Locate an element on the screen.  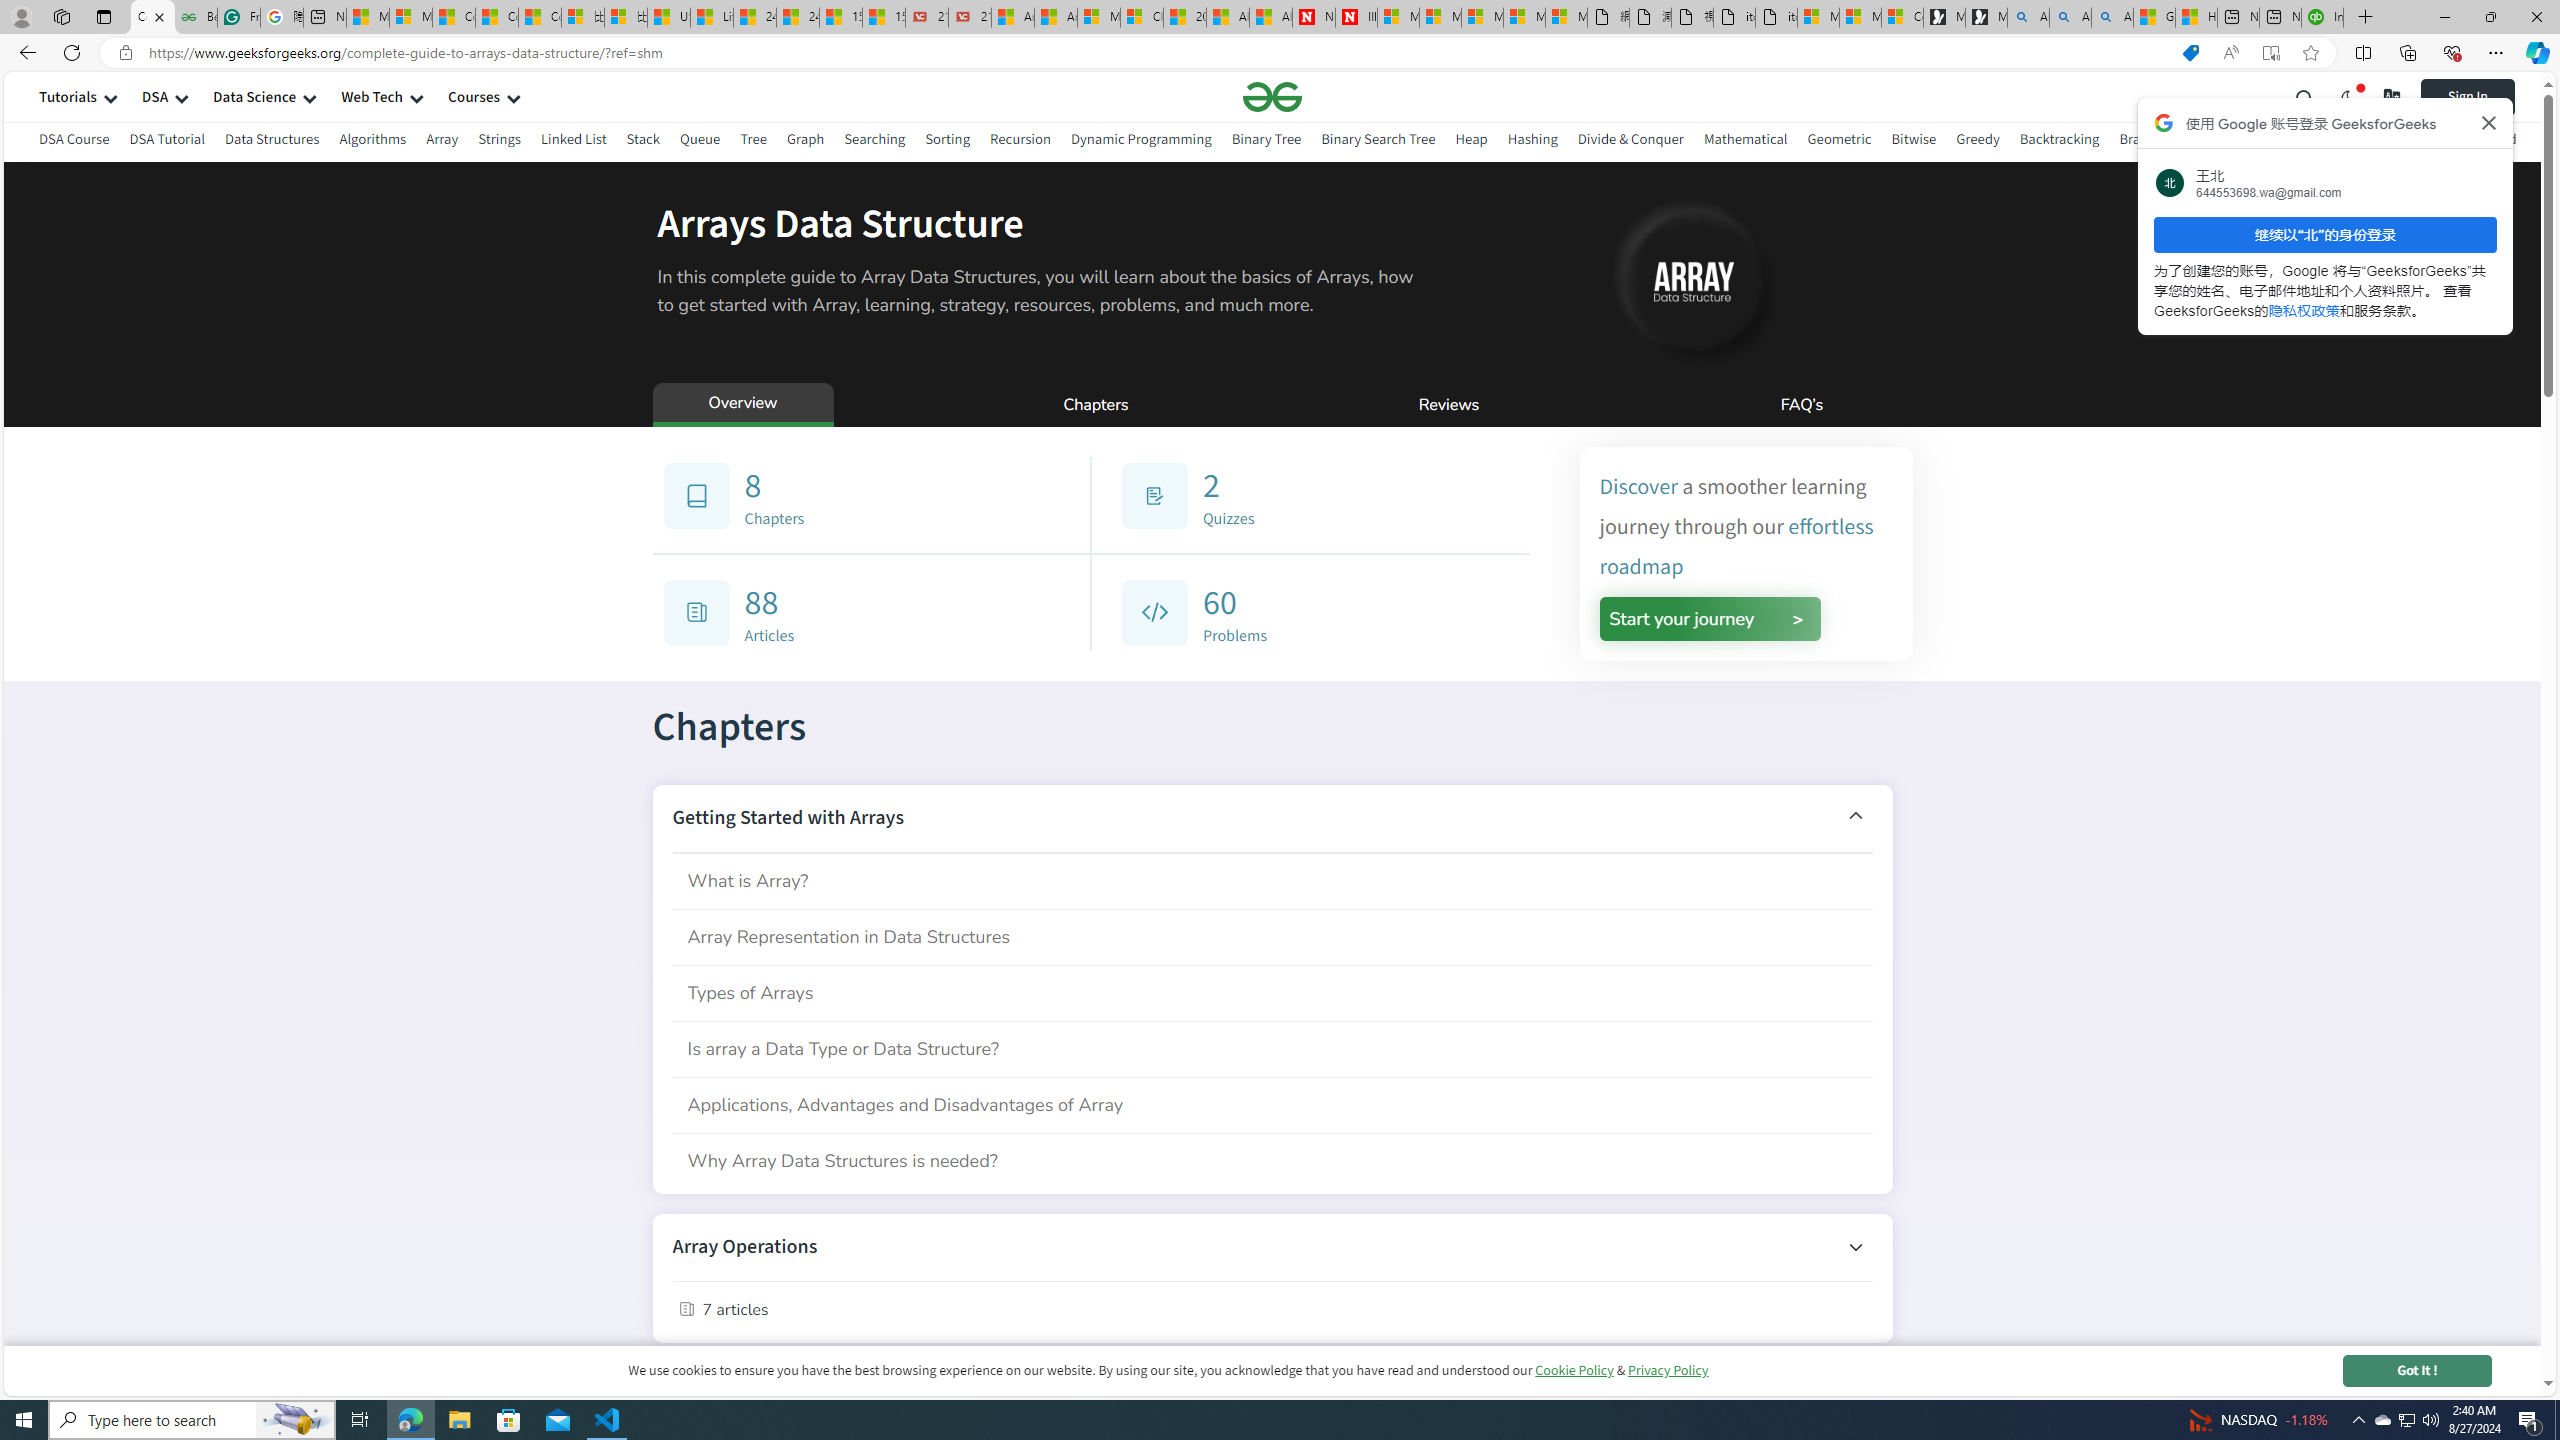
'Graph' is located at coordinates (804, 138).